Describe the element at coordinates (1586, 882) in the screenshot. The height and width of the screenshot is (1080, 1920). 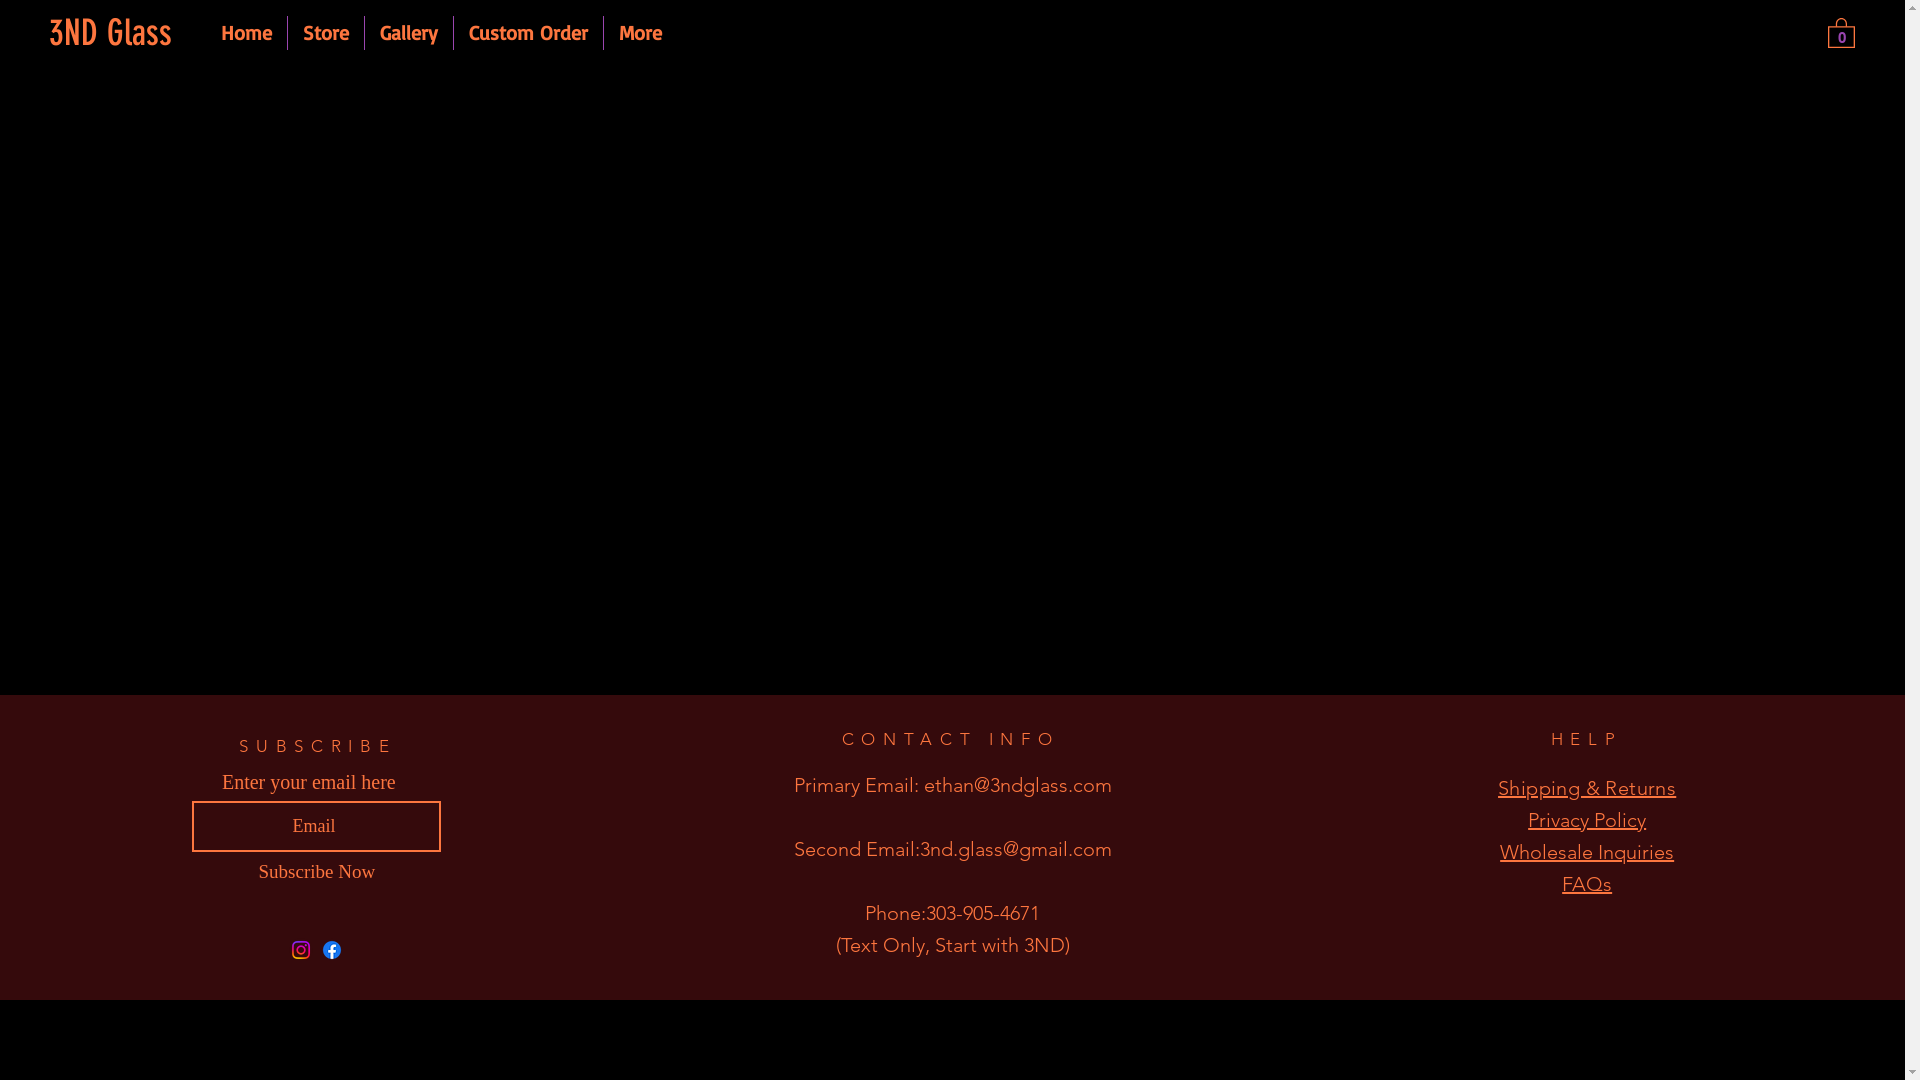
I see `'FAQs'` at that location.